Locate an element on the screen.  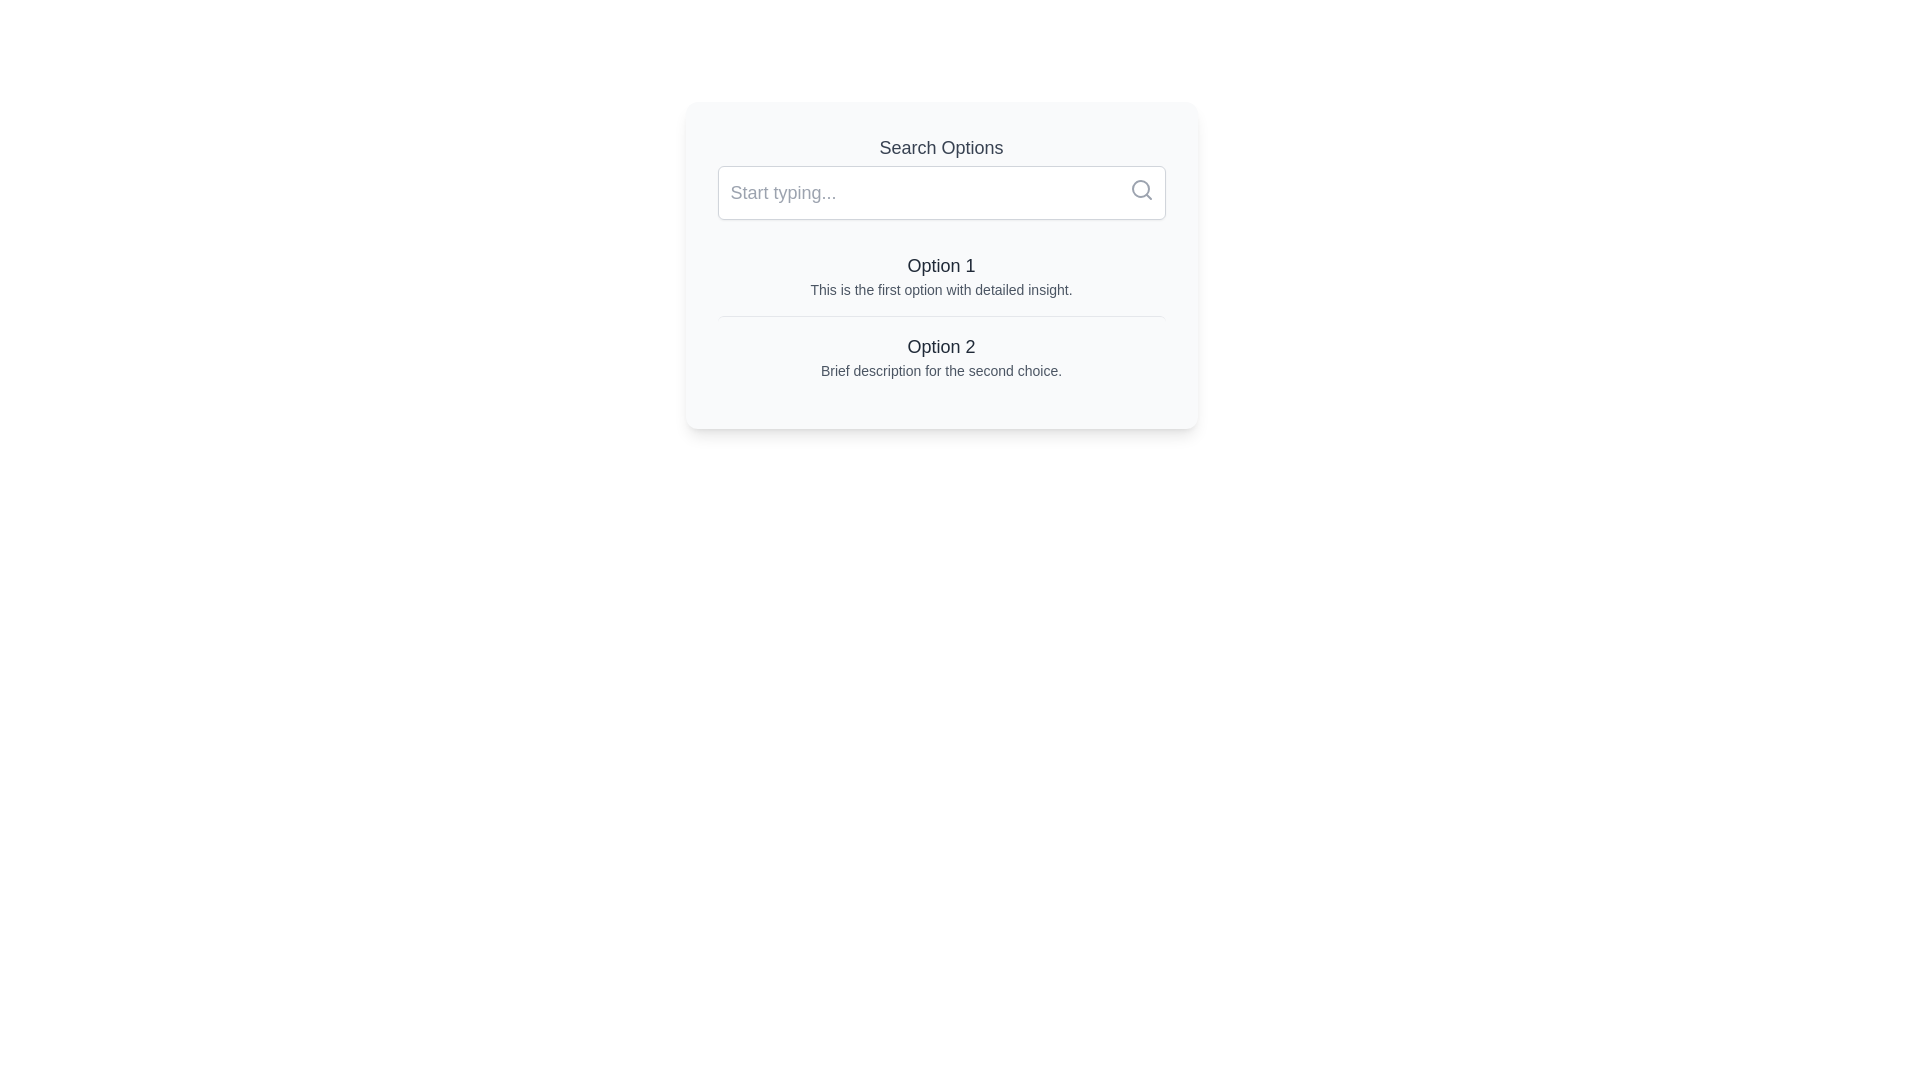
the text label that reads 'Brief description for the second choice.' located under 'Option 2' in the second option card is located at coordinates (940, 370).